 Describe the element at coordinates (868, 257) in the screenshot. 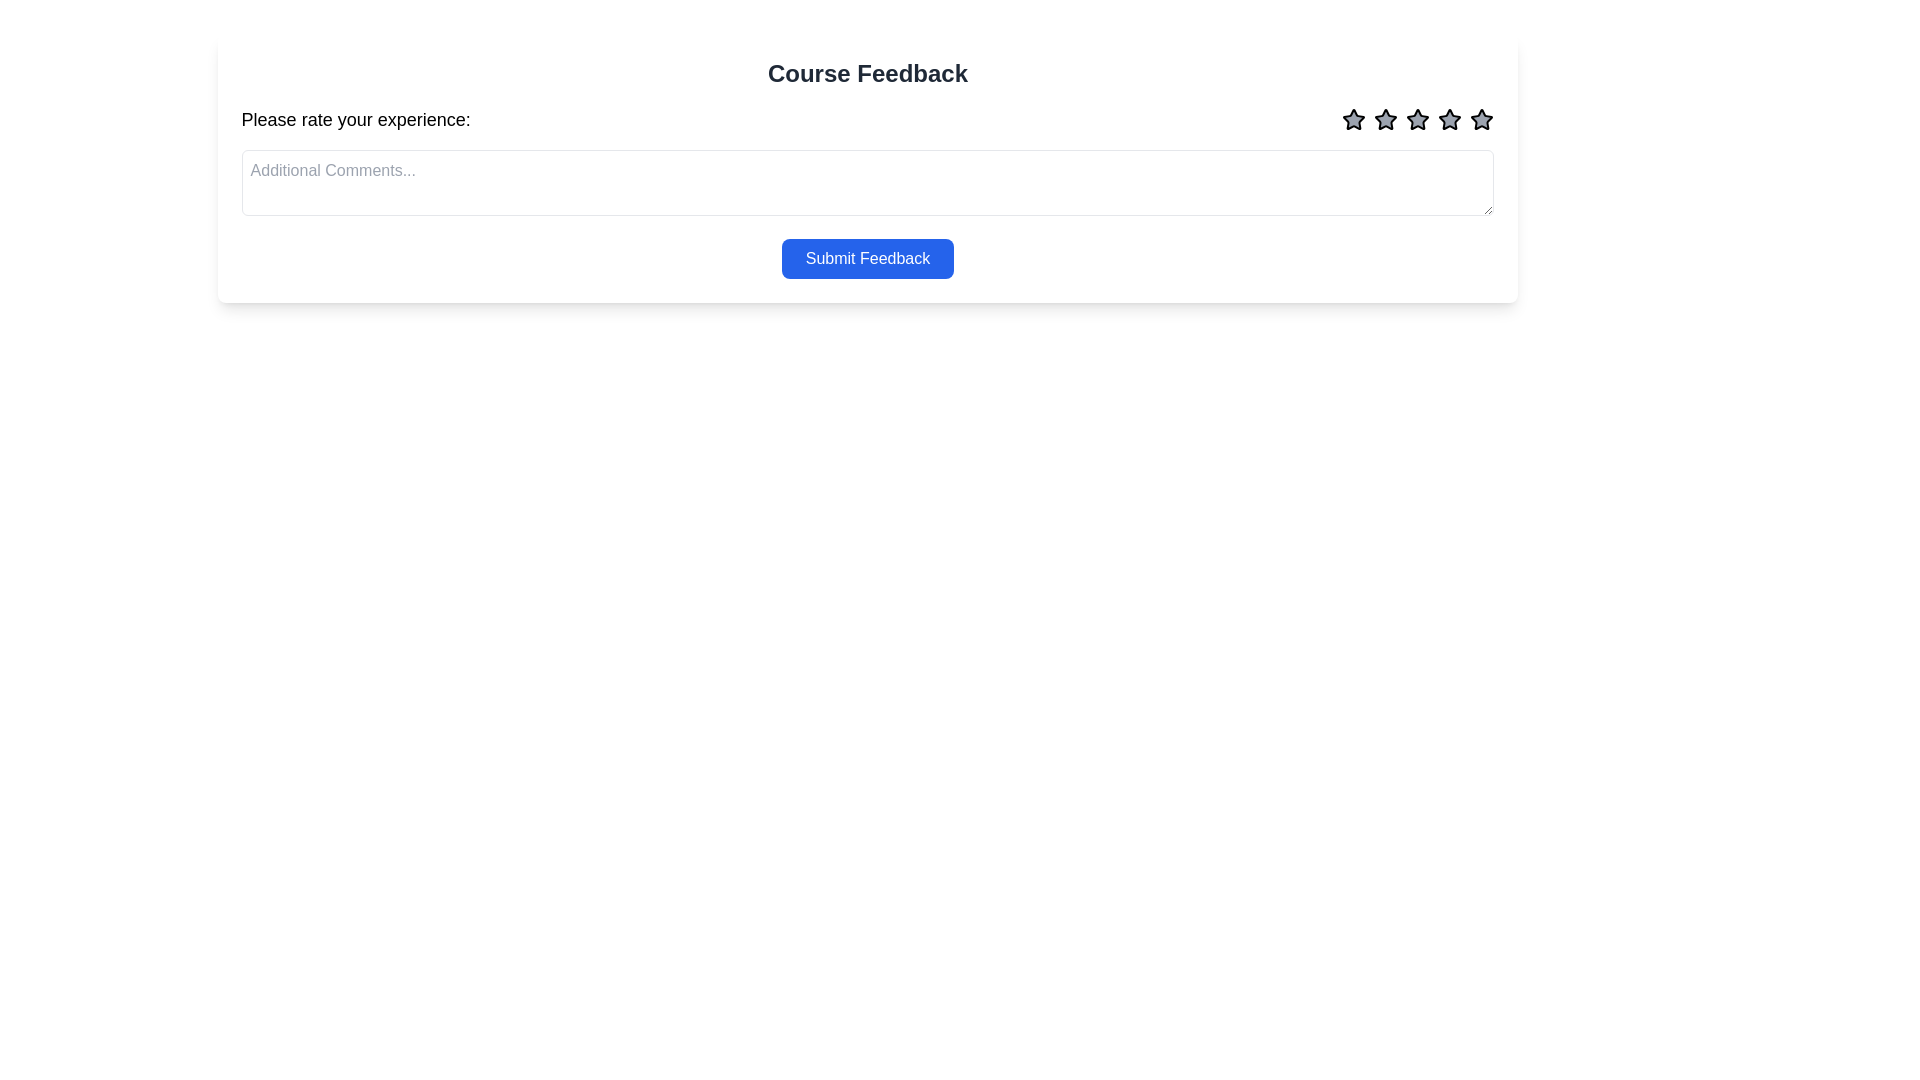

I see `the blue 'Submit Feedback' button with rounded corners` at that location.